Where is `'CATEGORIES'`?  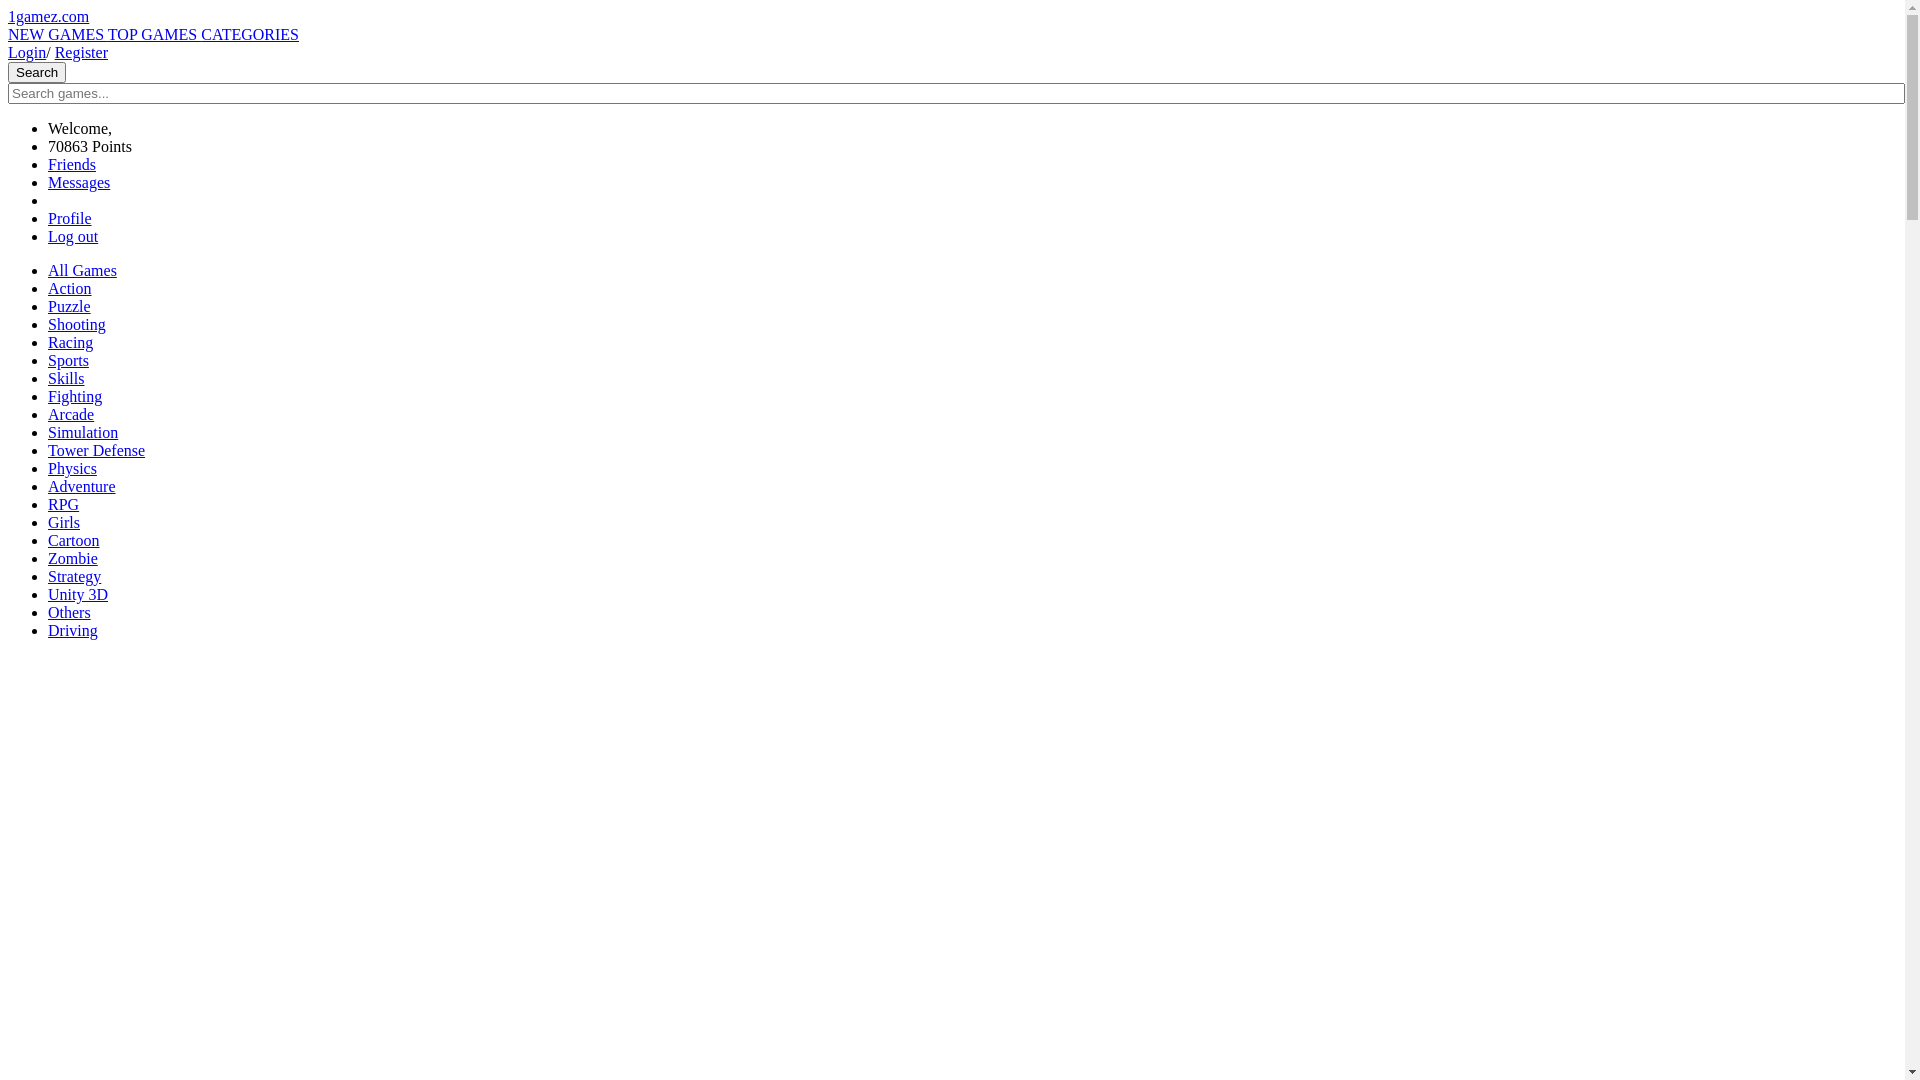
'CATEGORIES' is located at coordinates (248, 34).